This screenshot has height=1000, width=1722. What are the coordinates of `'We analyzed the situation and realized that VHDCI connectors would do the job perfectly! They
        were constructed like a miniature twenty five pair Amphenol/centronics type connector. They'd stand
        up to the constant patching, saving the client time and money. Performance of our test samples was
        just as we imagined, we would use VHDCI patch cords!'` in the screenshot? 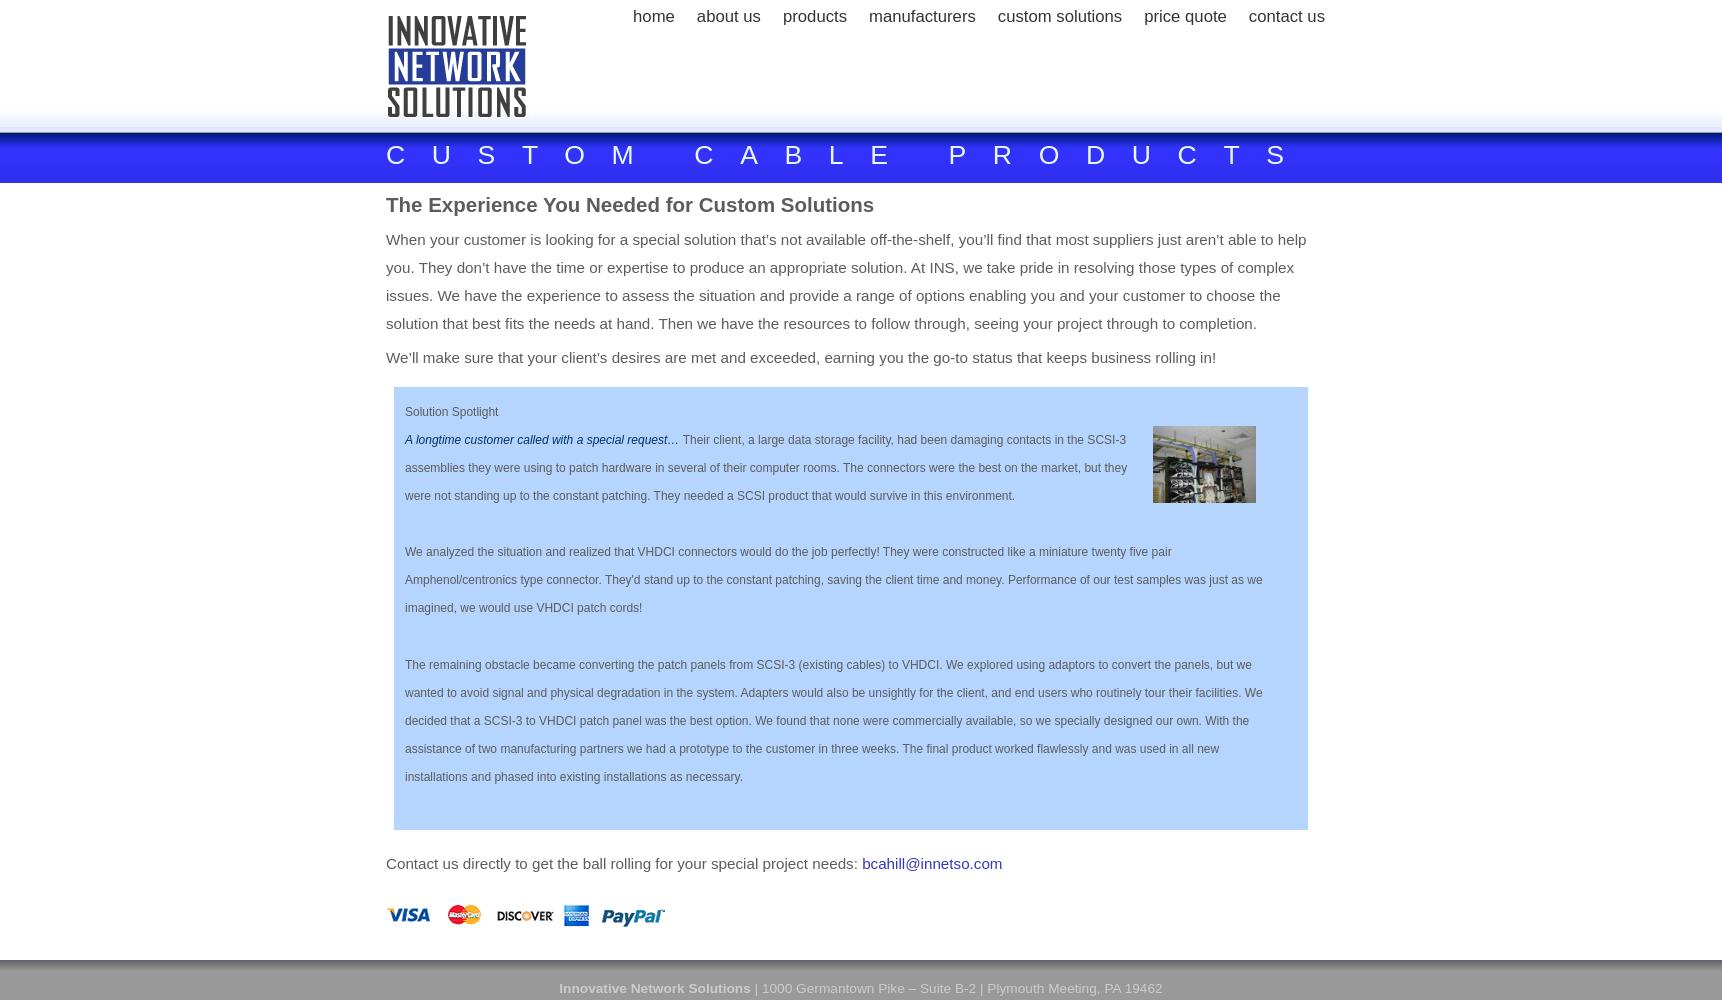 It's located at (832, 579).